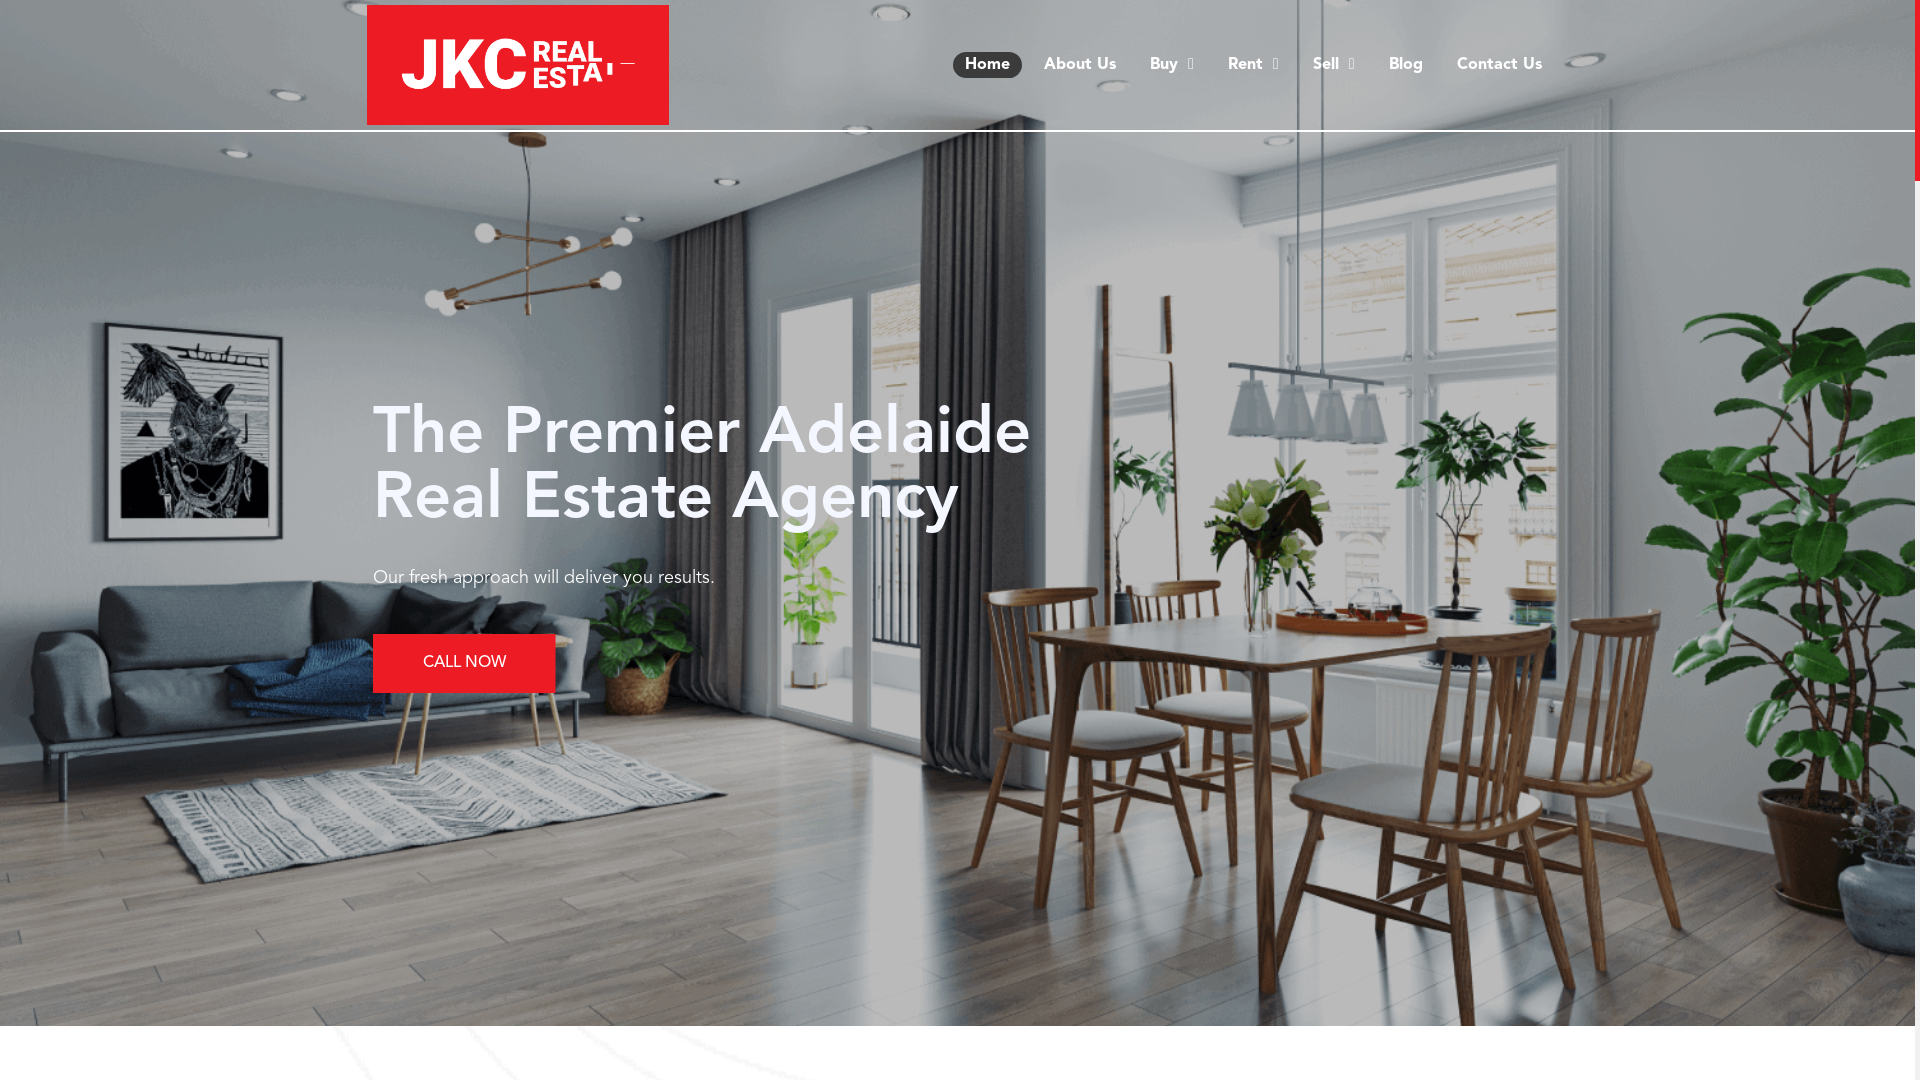 The height and width of the screenshot is (1080, 1920). I want to click on 'Blog', so click(1376, 64).